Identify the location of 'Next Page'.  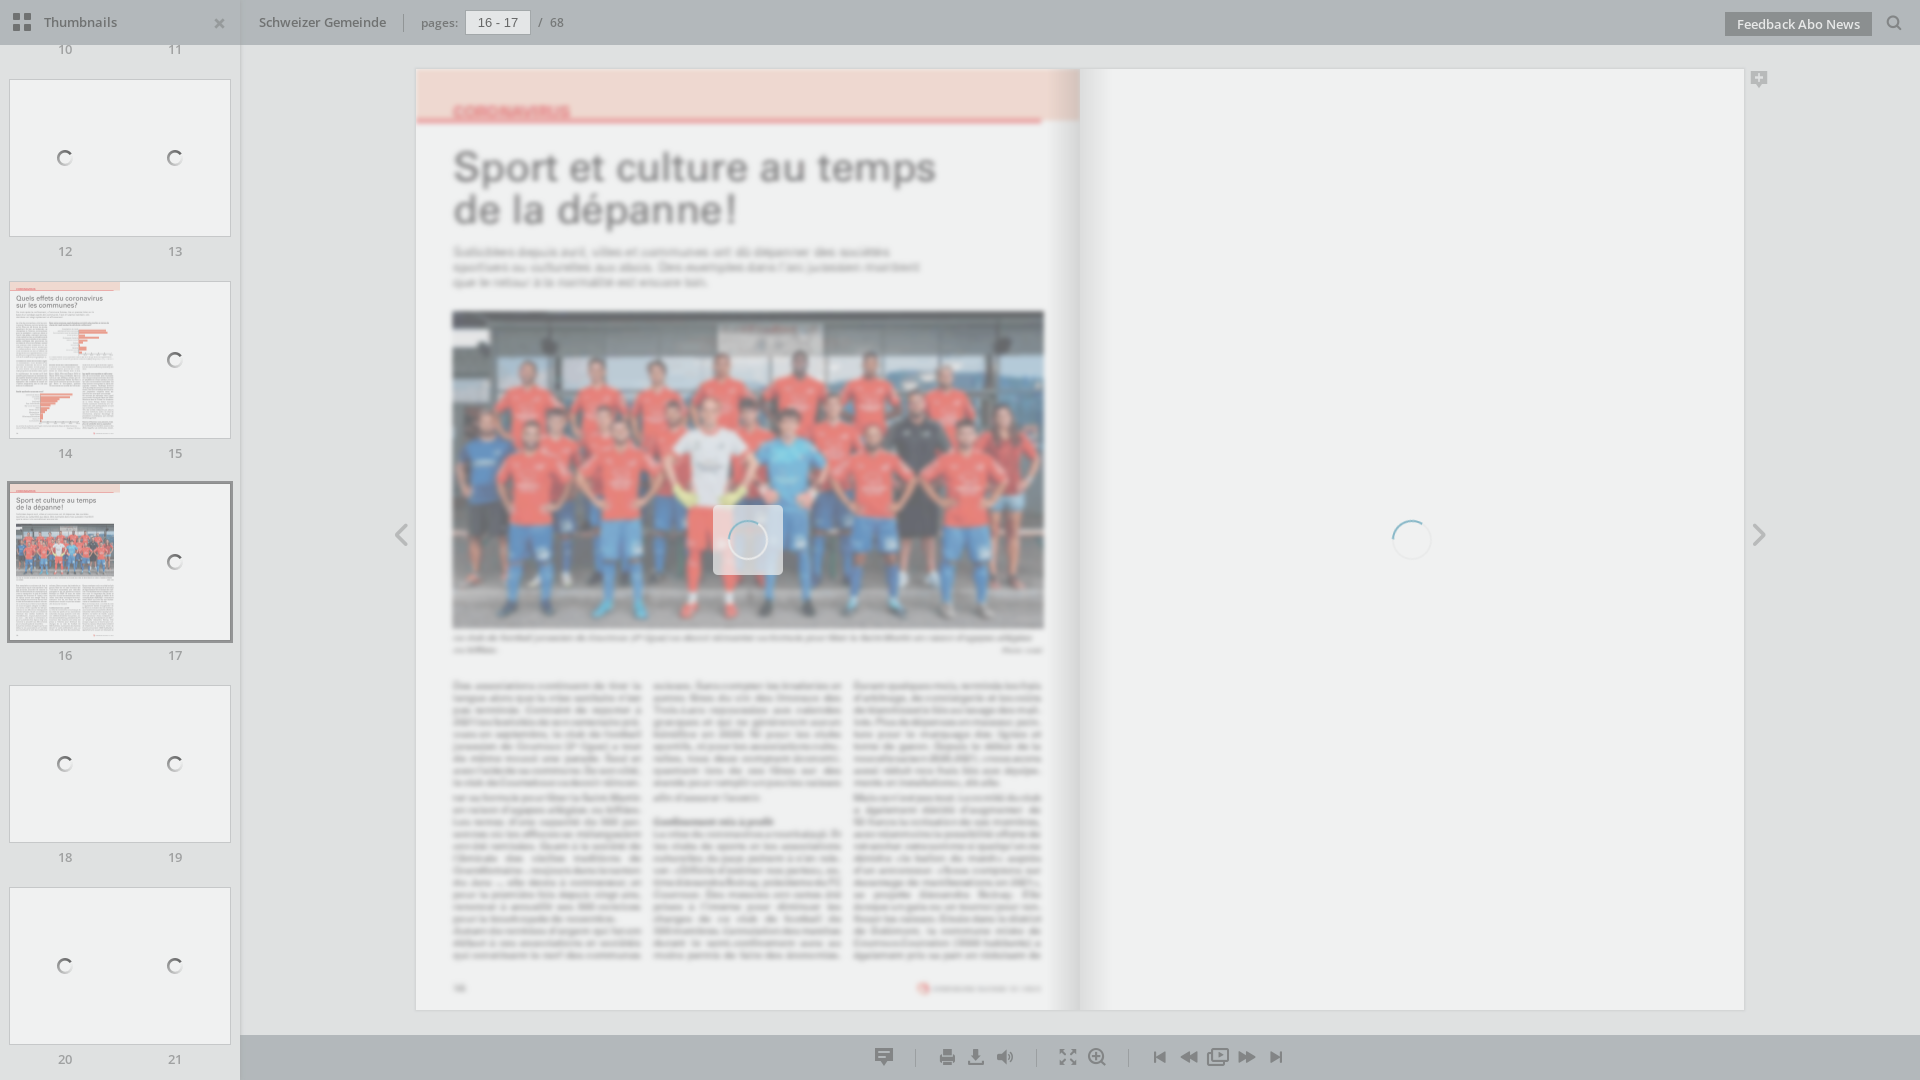
(1742, 536).